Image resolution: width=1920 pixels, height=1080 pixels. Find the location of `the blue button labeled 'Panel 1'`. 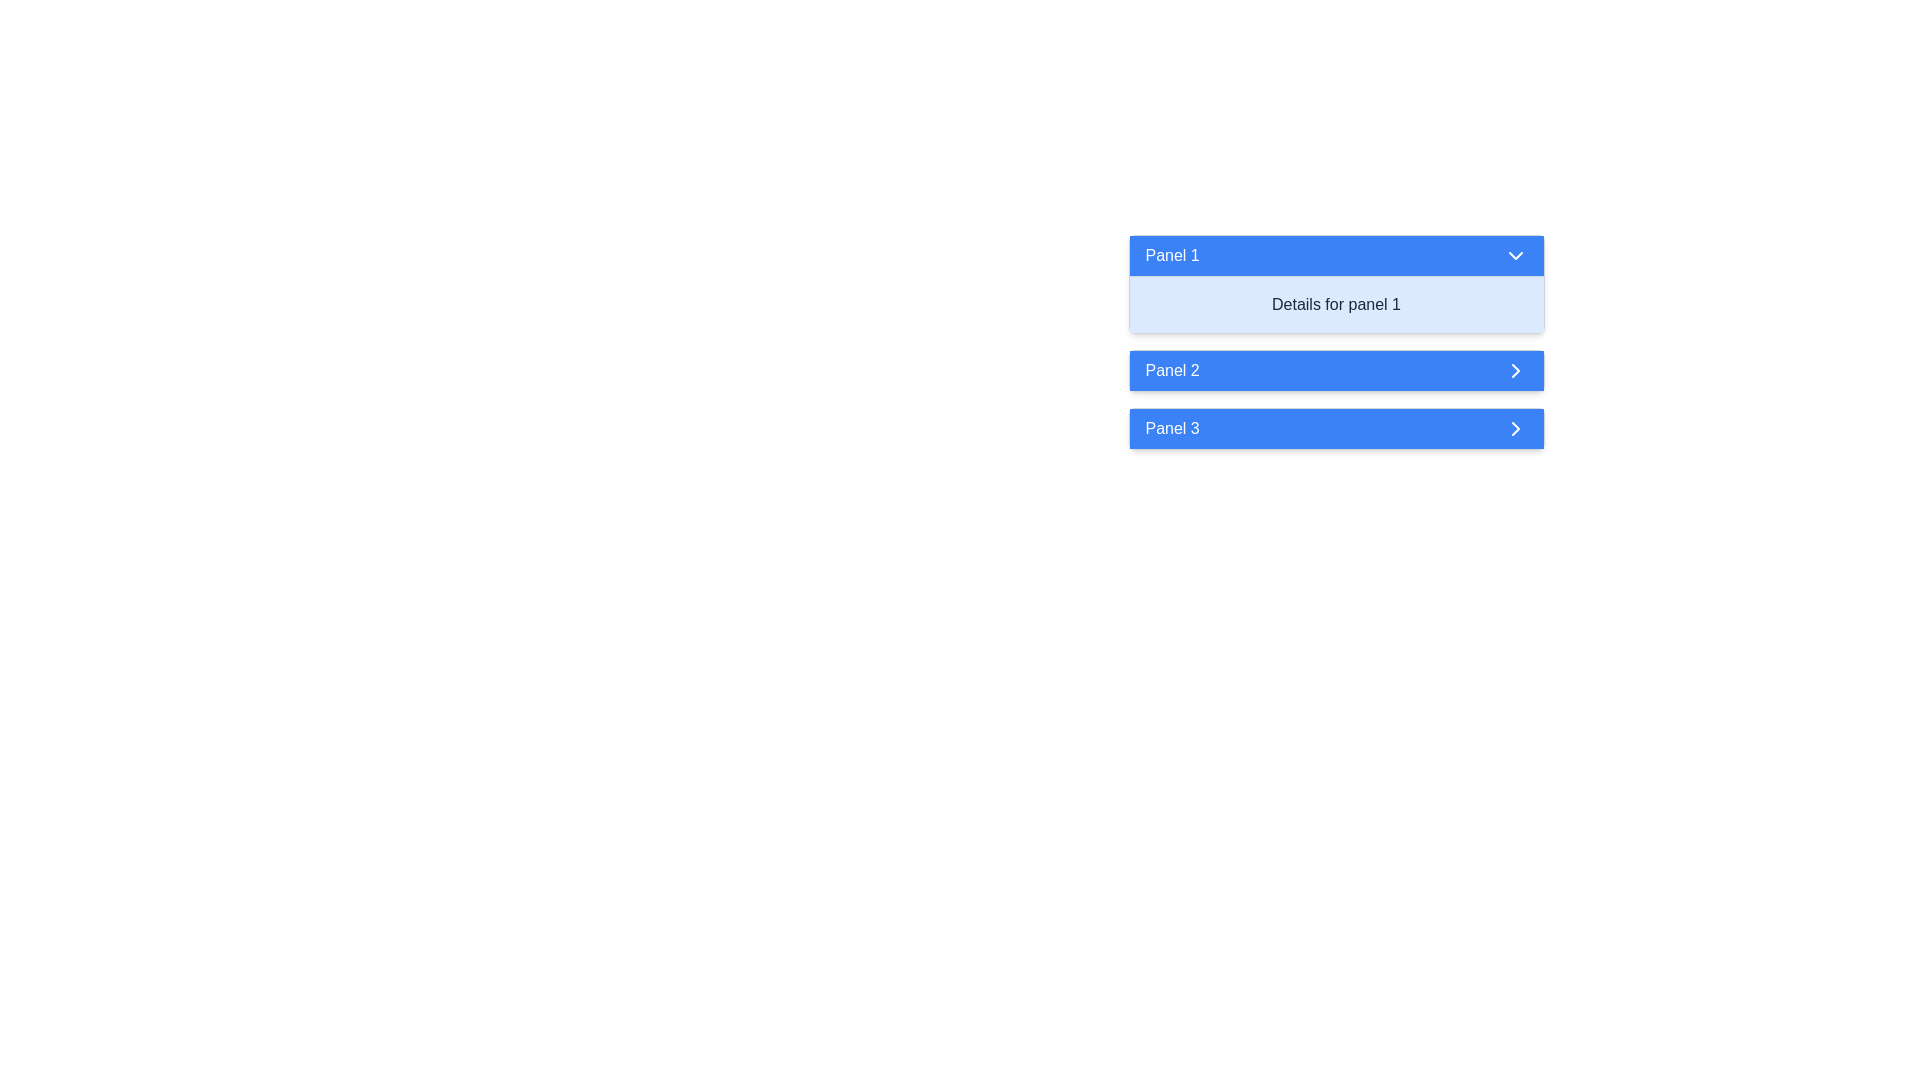

the blue button labeled 'Panel 1' is located at coordinates (1336, 254).